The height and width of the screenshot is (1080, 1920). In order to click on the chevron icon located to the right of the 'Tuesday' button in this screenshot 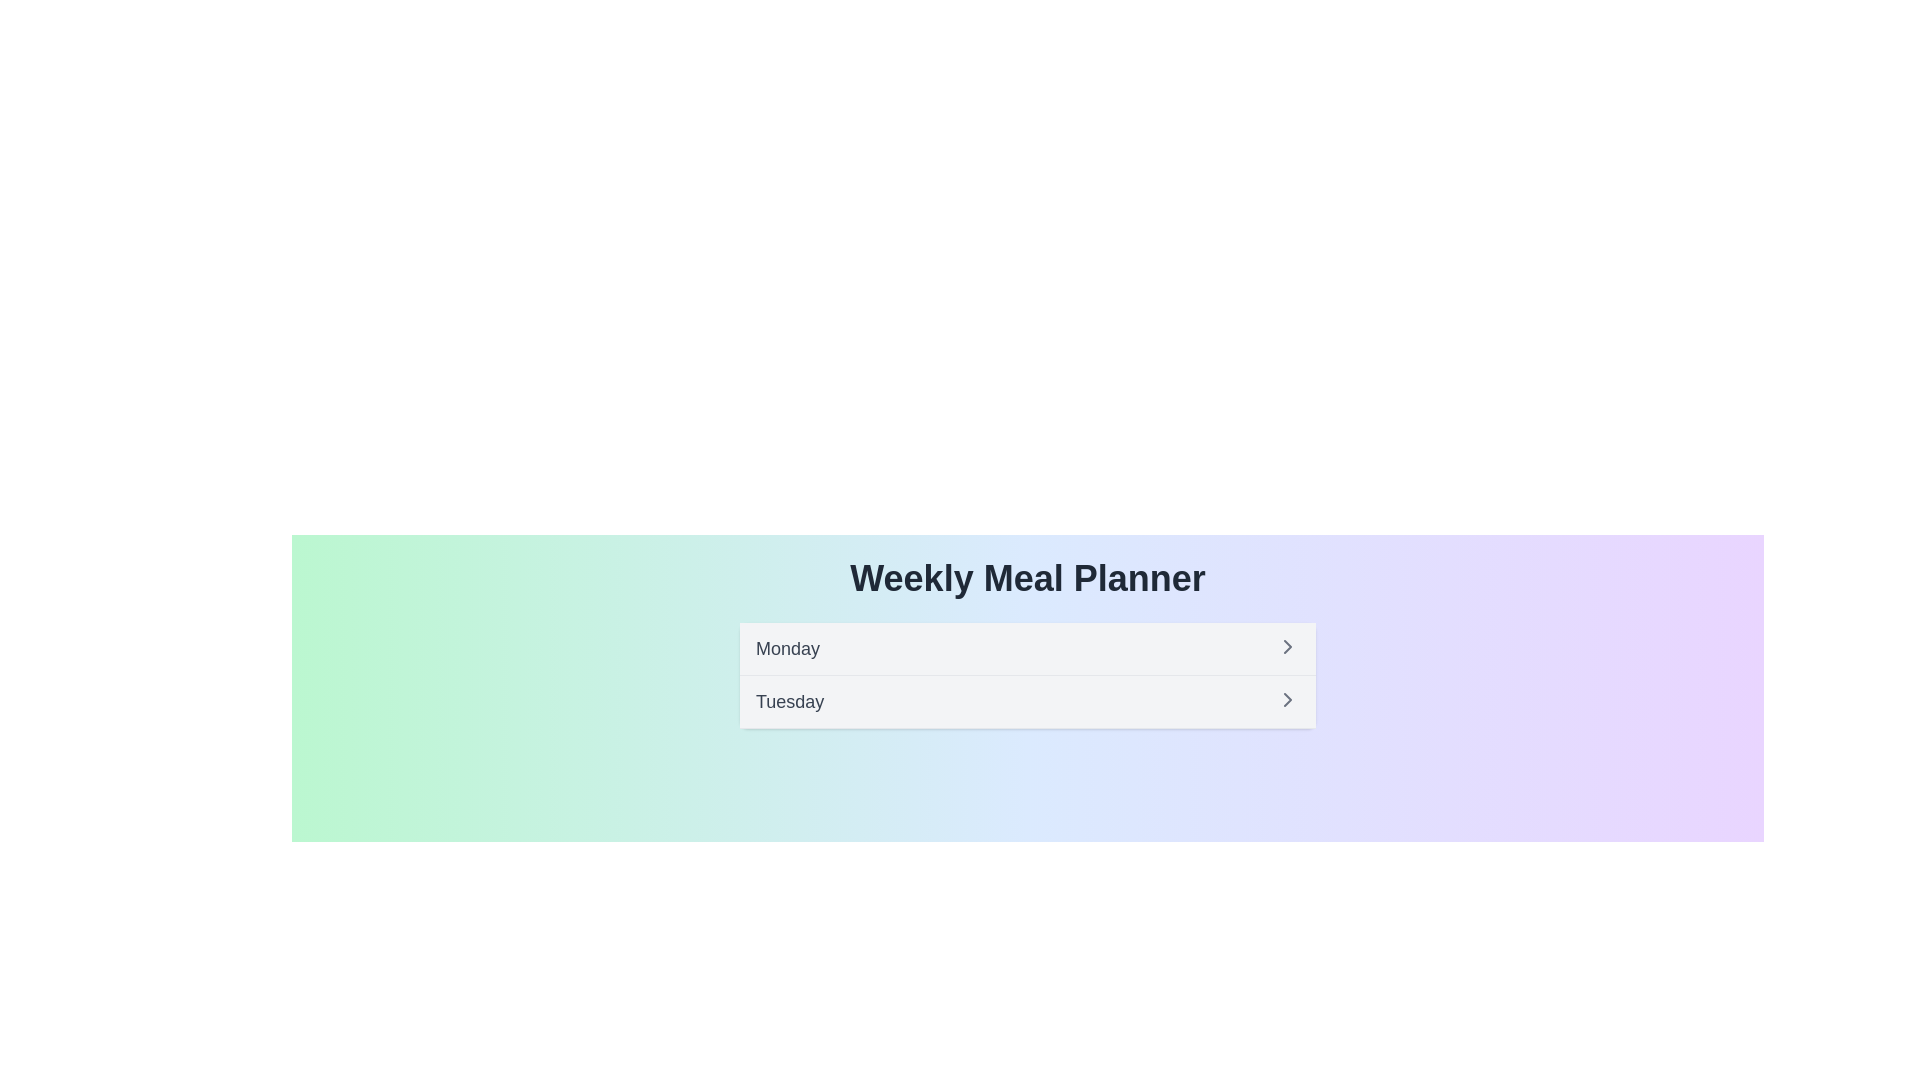, I will do `click(1287, 698)`.